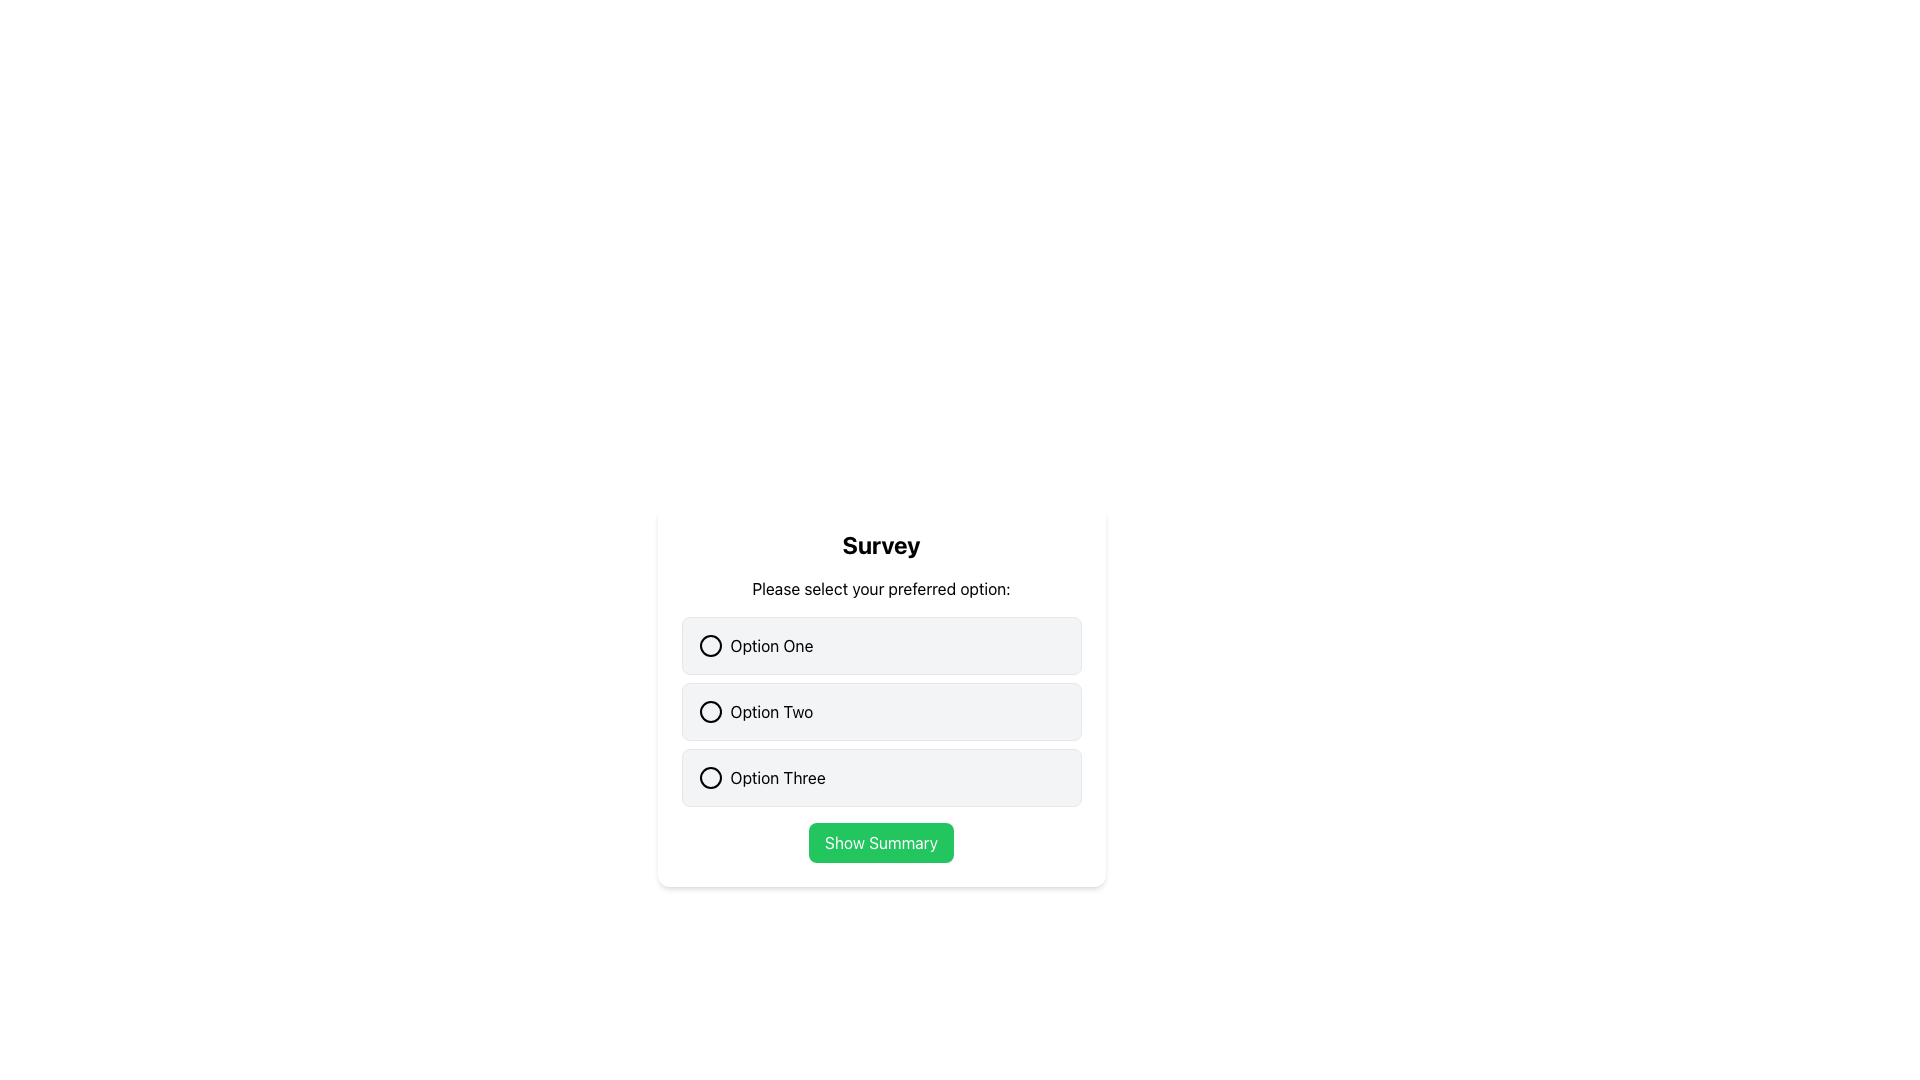 This screenshot has width=1920, height=1080. Describe the element at coordinates (710, 645) in the screenshot. I see `the active indicator of the radio button for 'Option One'` at that location.